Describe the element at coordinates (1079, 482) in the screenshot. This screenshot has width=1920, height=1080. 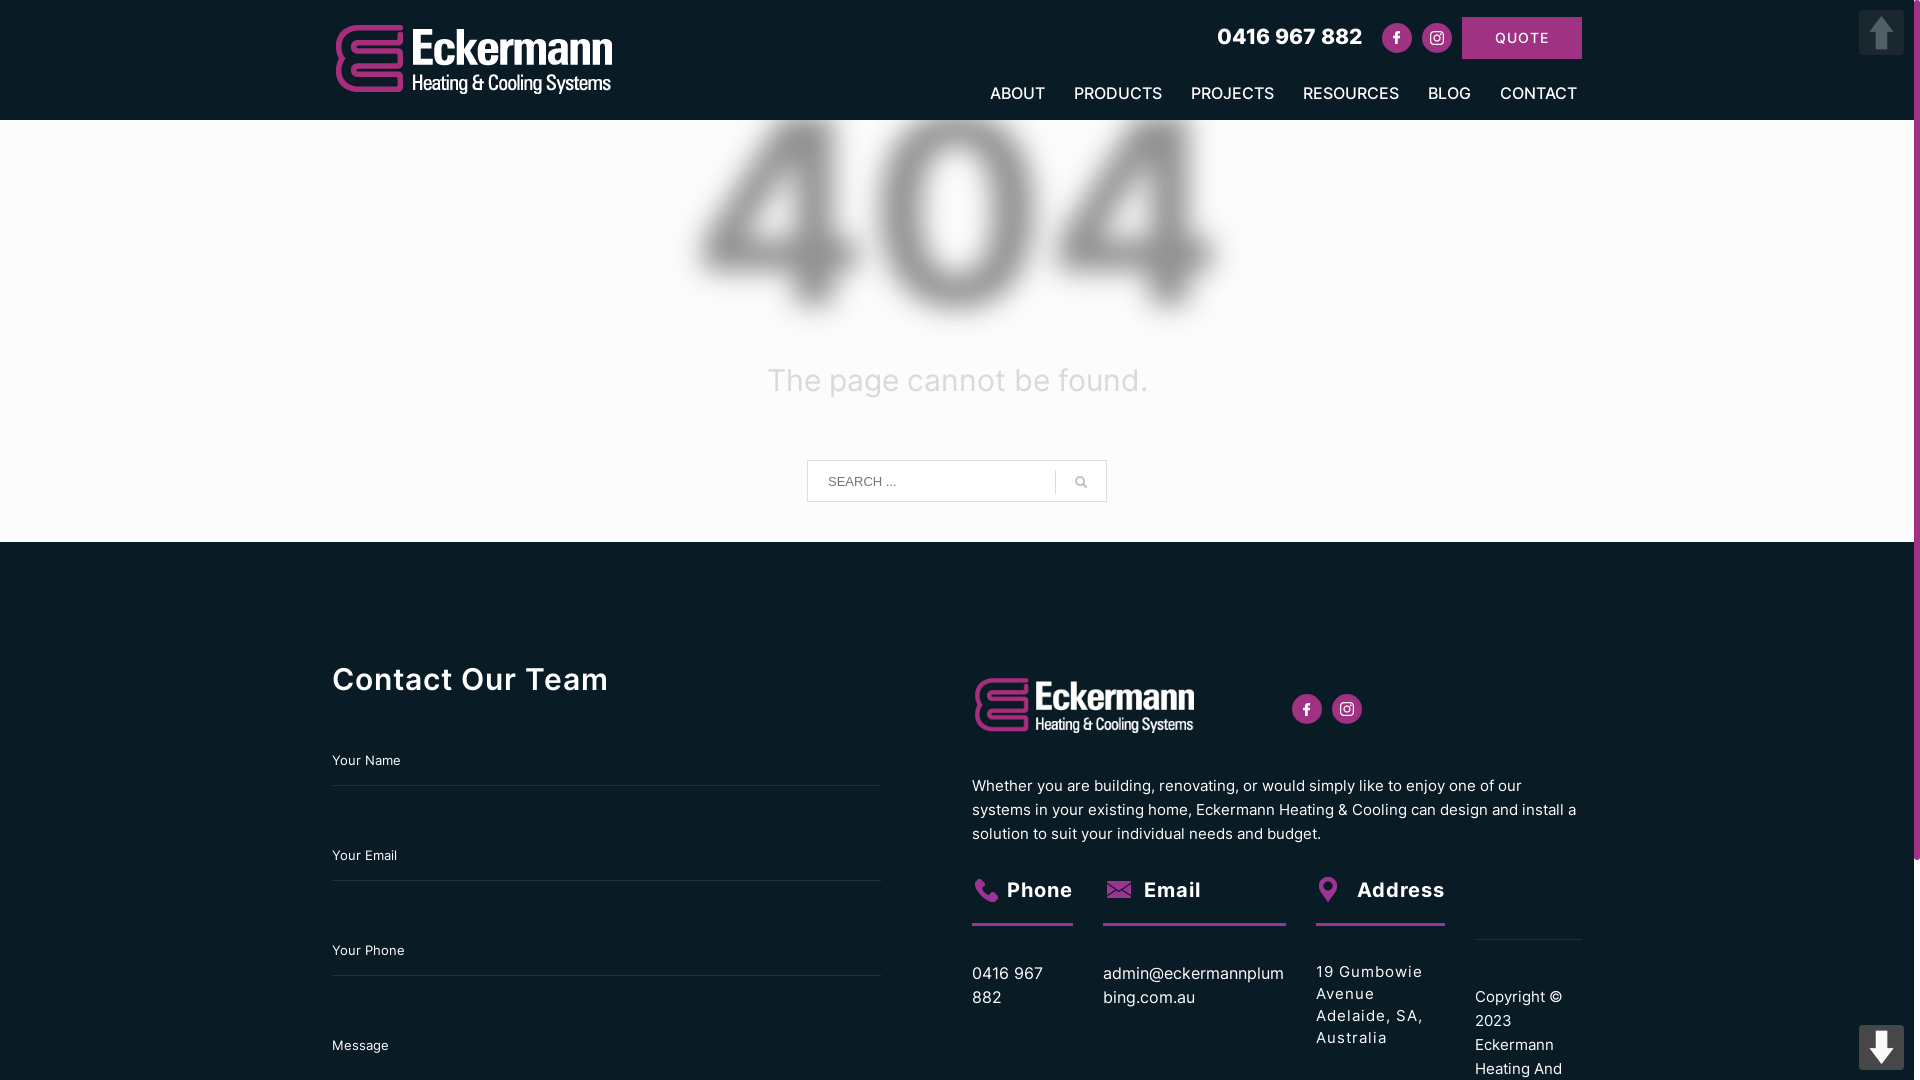
I see `'go'` at that location.